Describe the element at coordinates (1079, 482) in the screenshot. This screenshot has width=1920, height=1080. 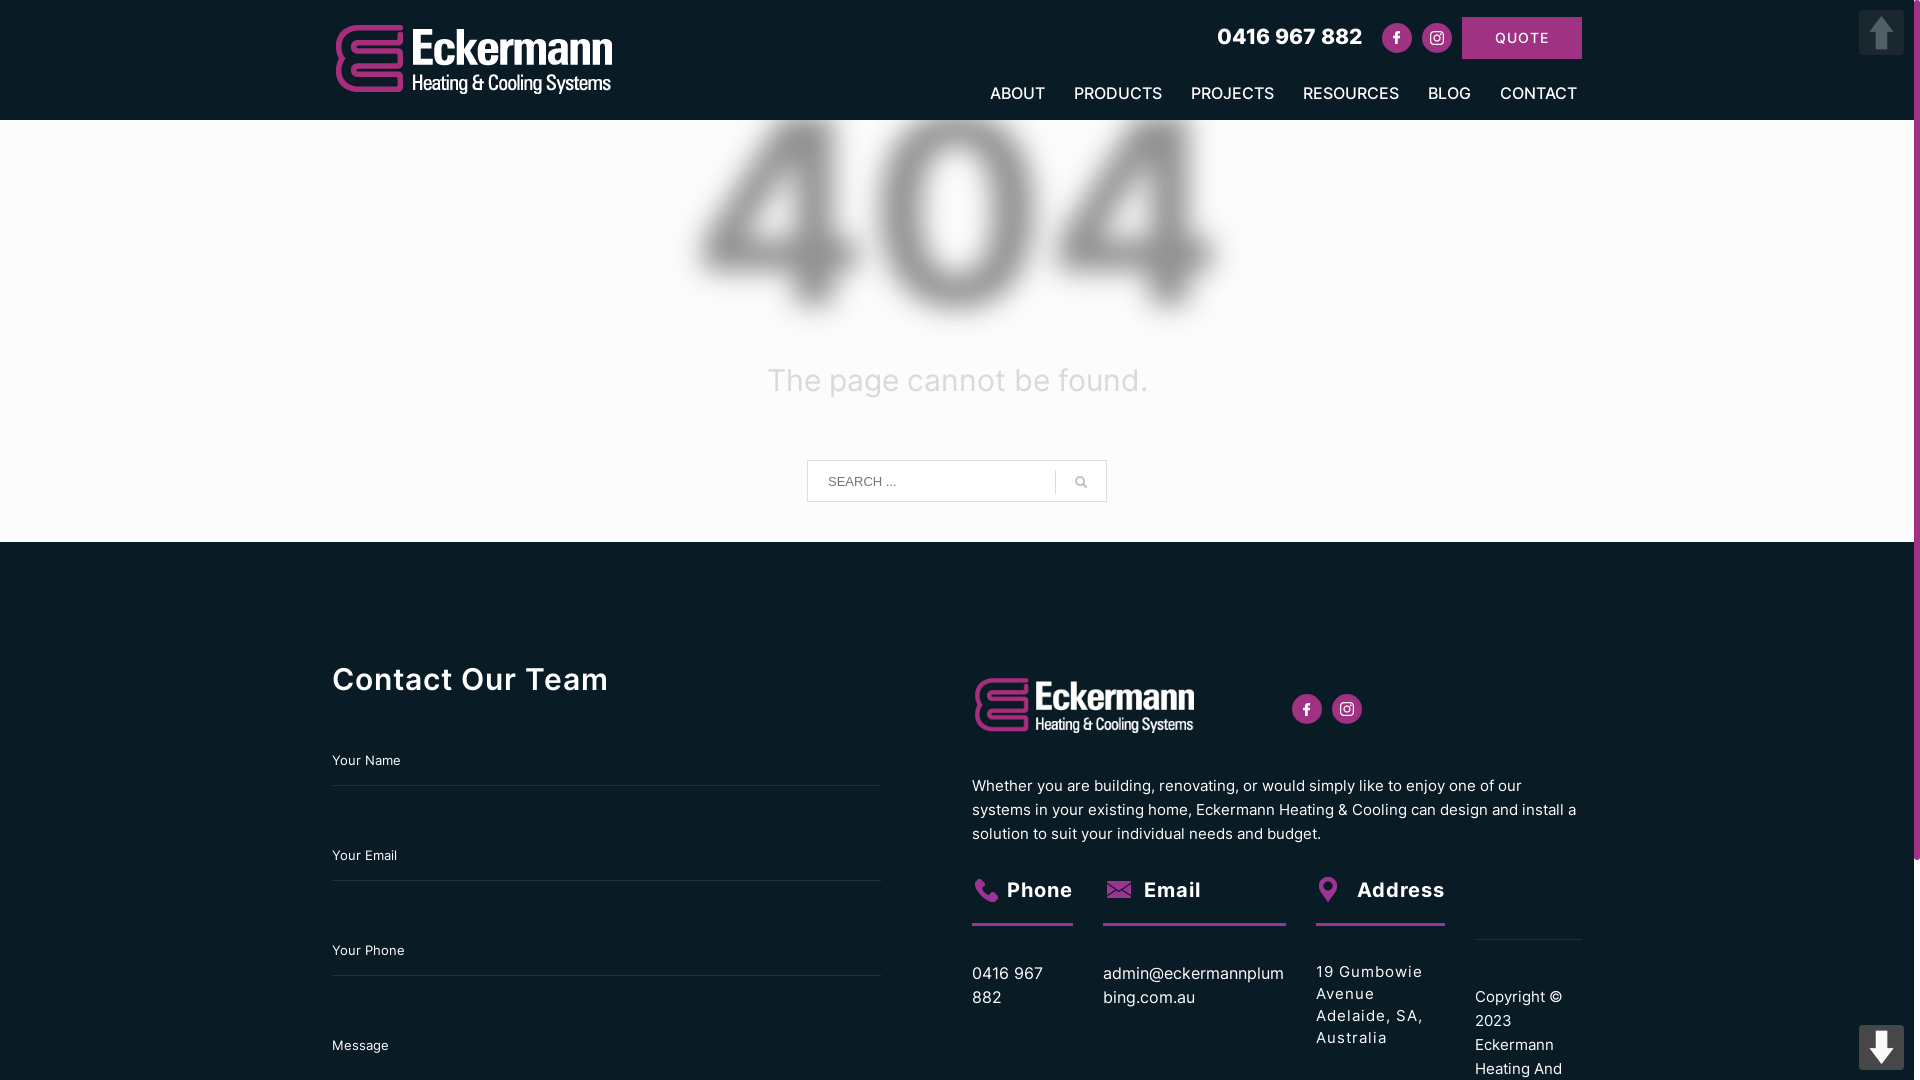
I see `'go'` at that location.